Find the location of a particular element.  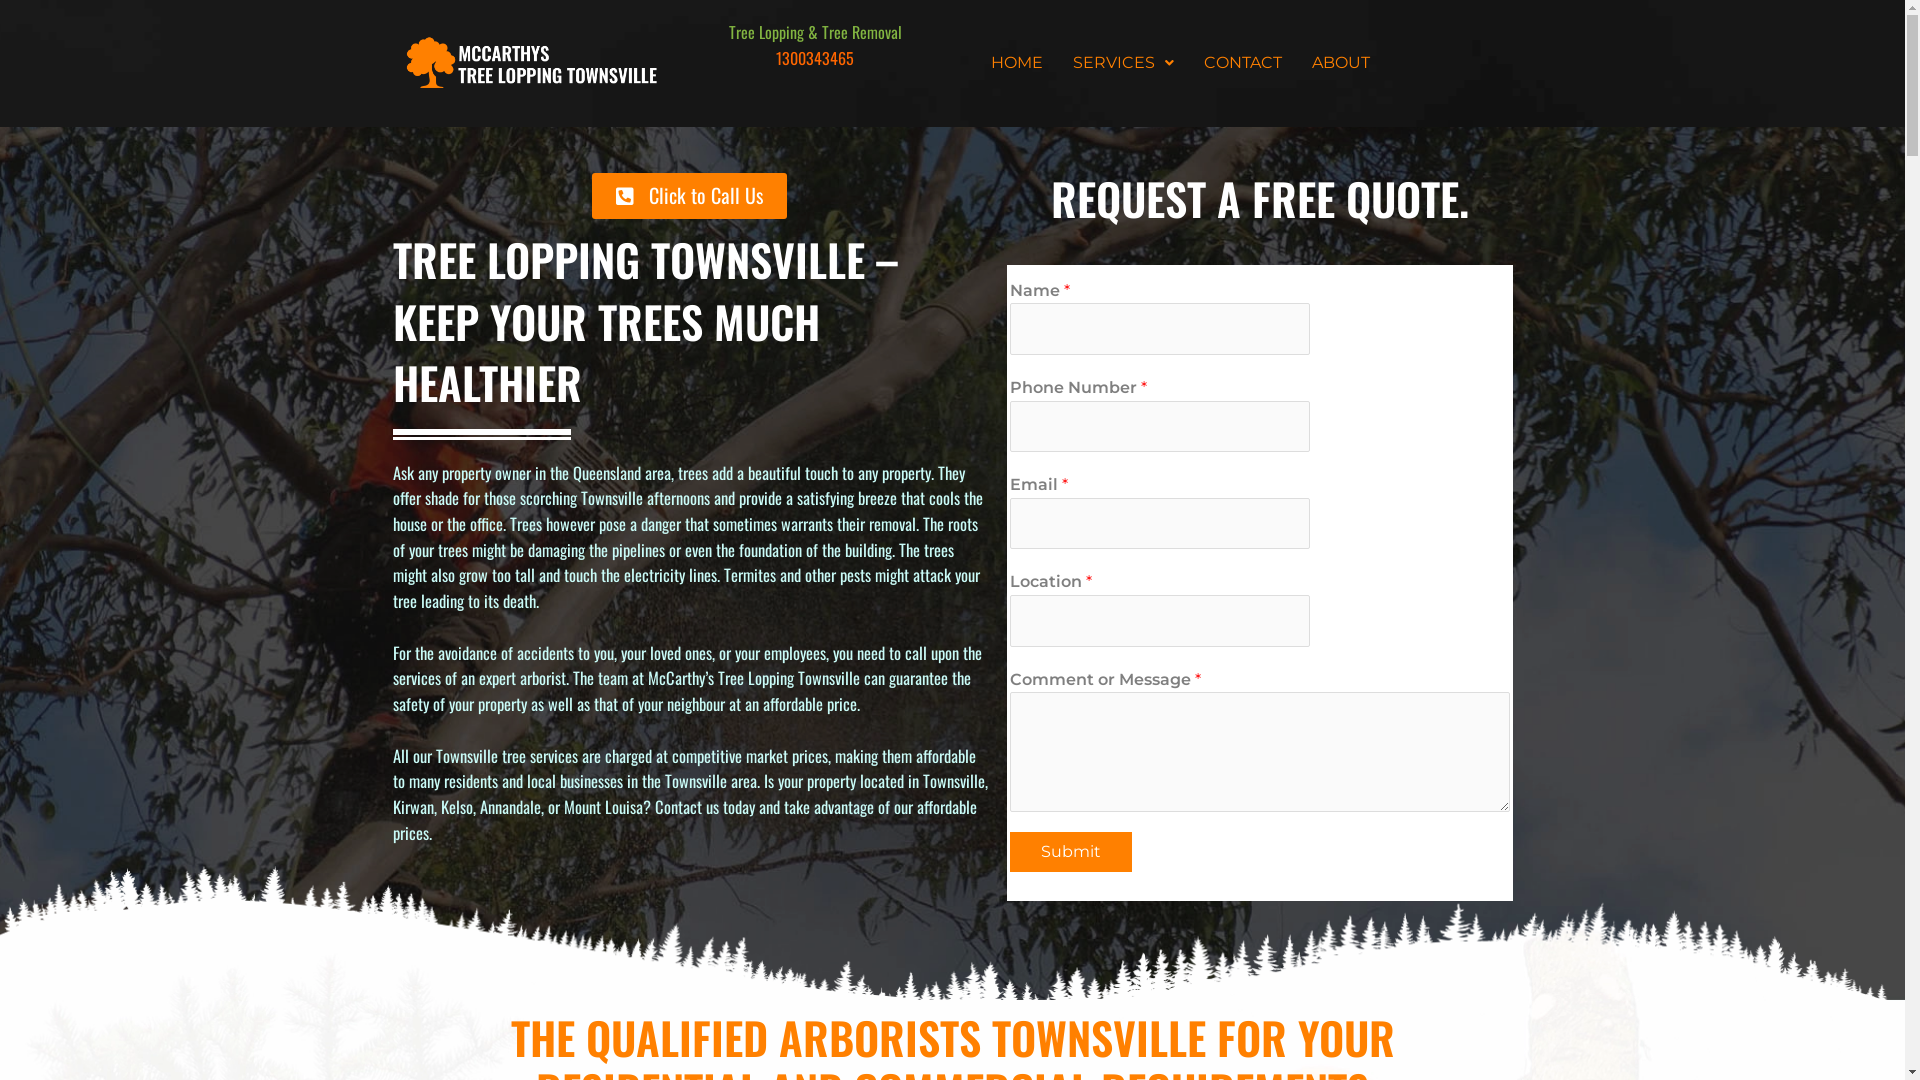

'Submit' is located at coordinates (1069, 852).